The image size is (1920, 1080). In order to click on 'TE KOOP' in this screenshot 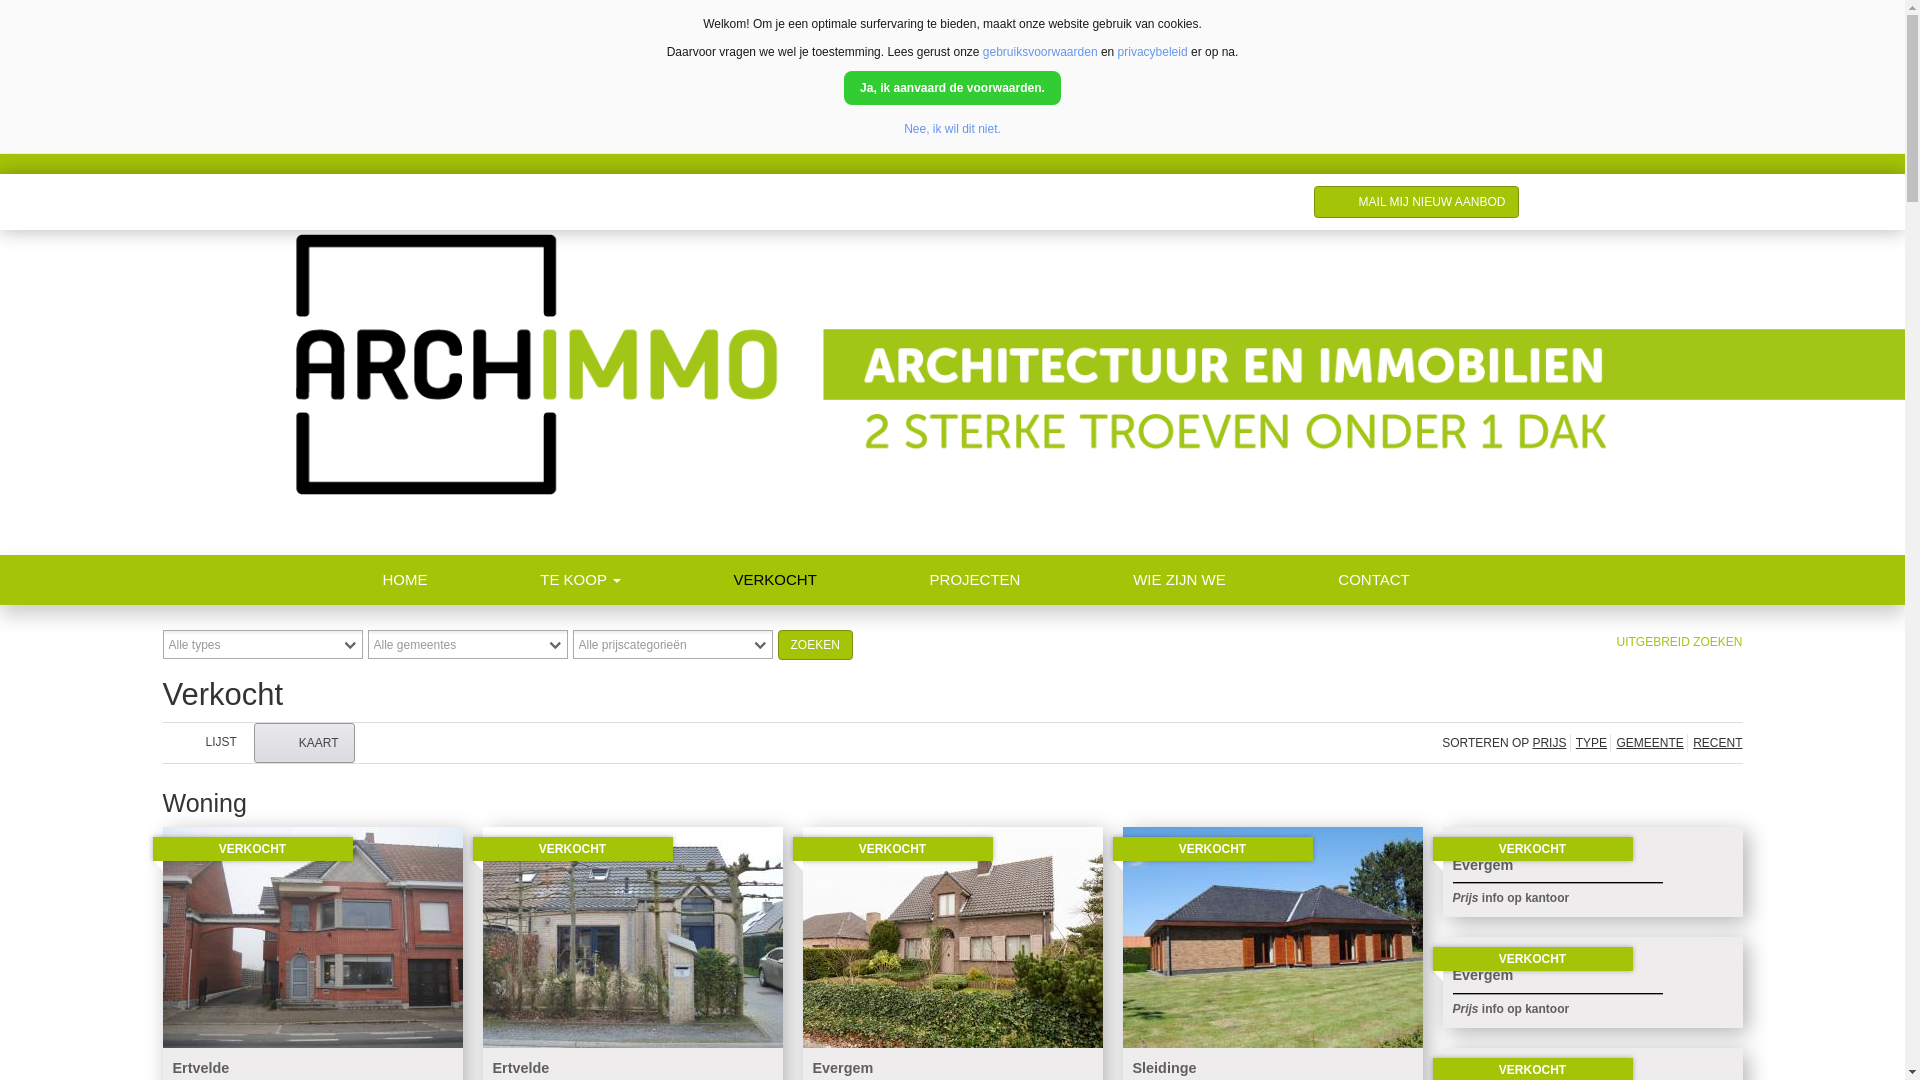, I will do `click(635, 579)`.